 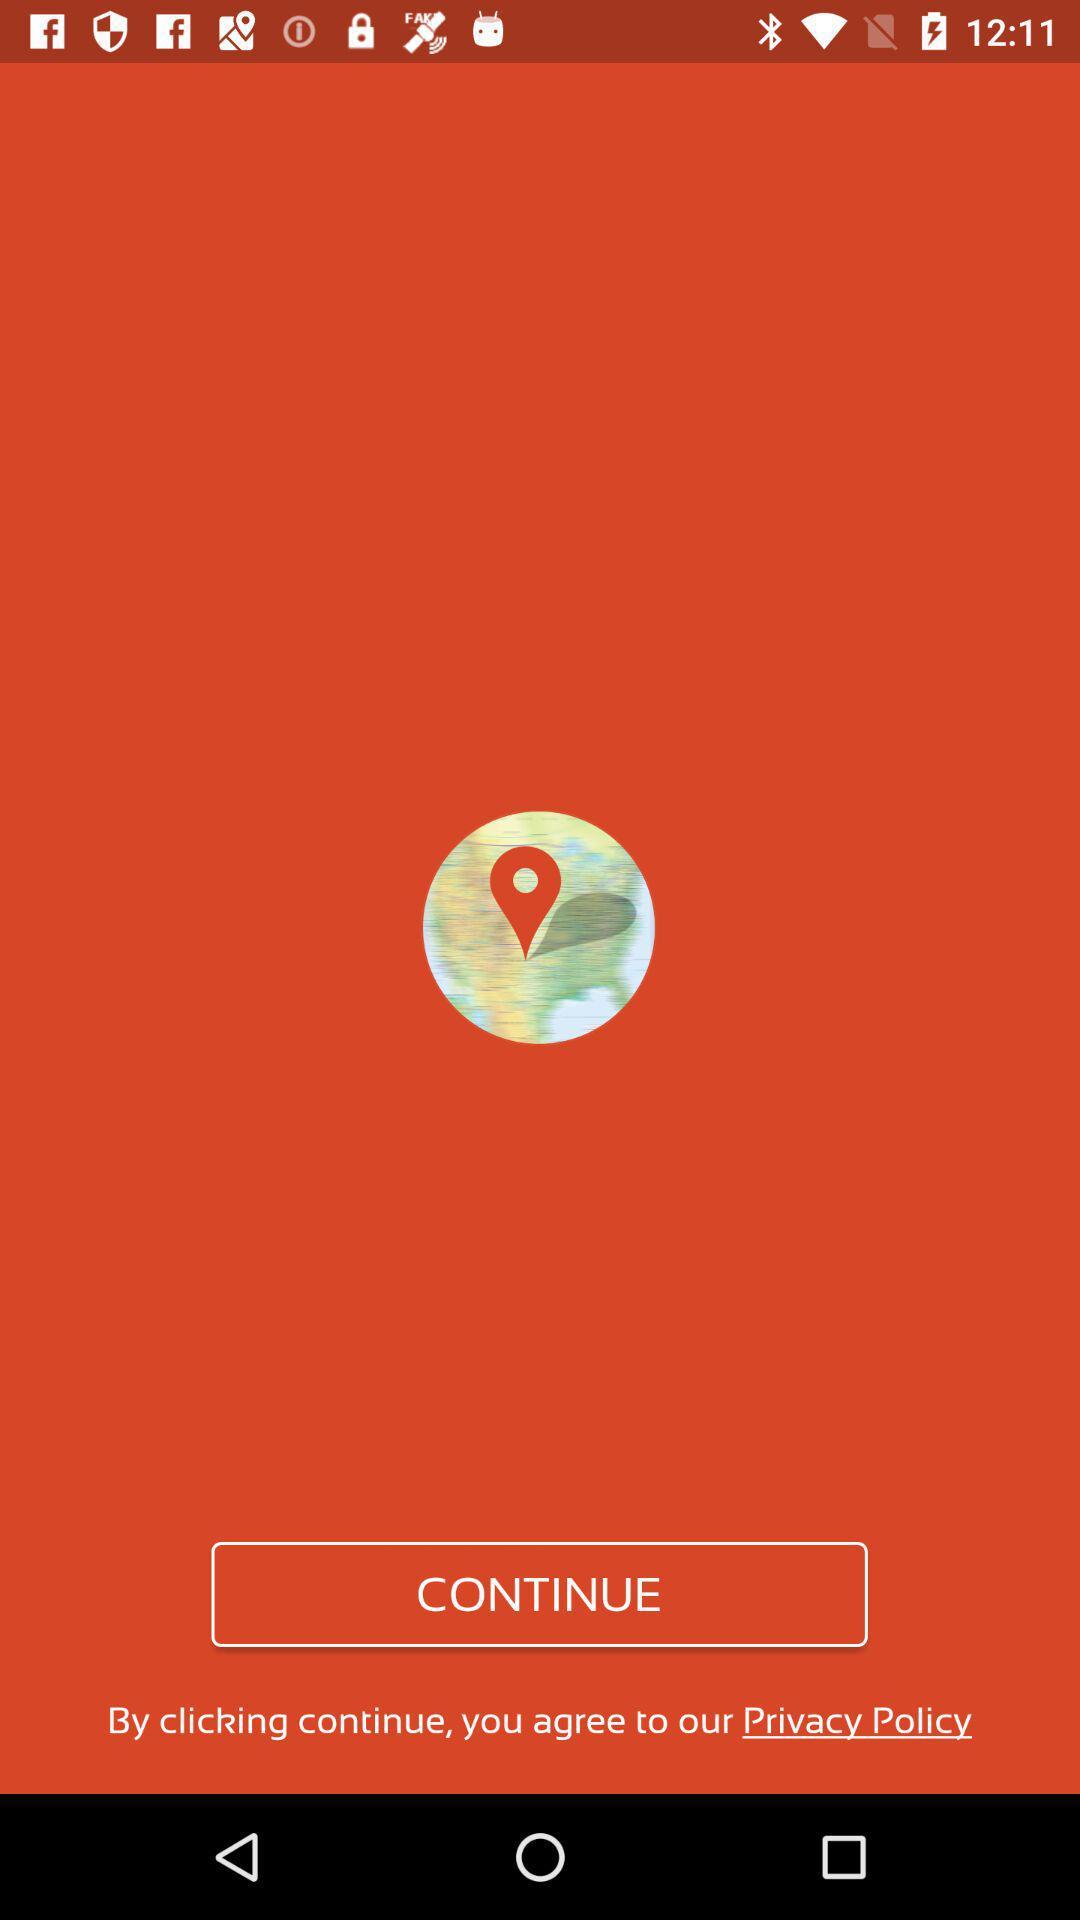 I want to click on the item below the continue, so click(x=538, y=1719).